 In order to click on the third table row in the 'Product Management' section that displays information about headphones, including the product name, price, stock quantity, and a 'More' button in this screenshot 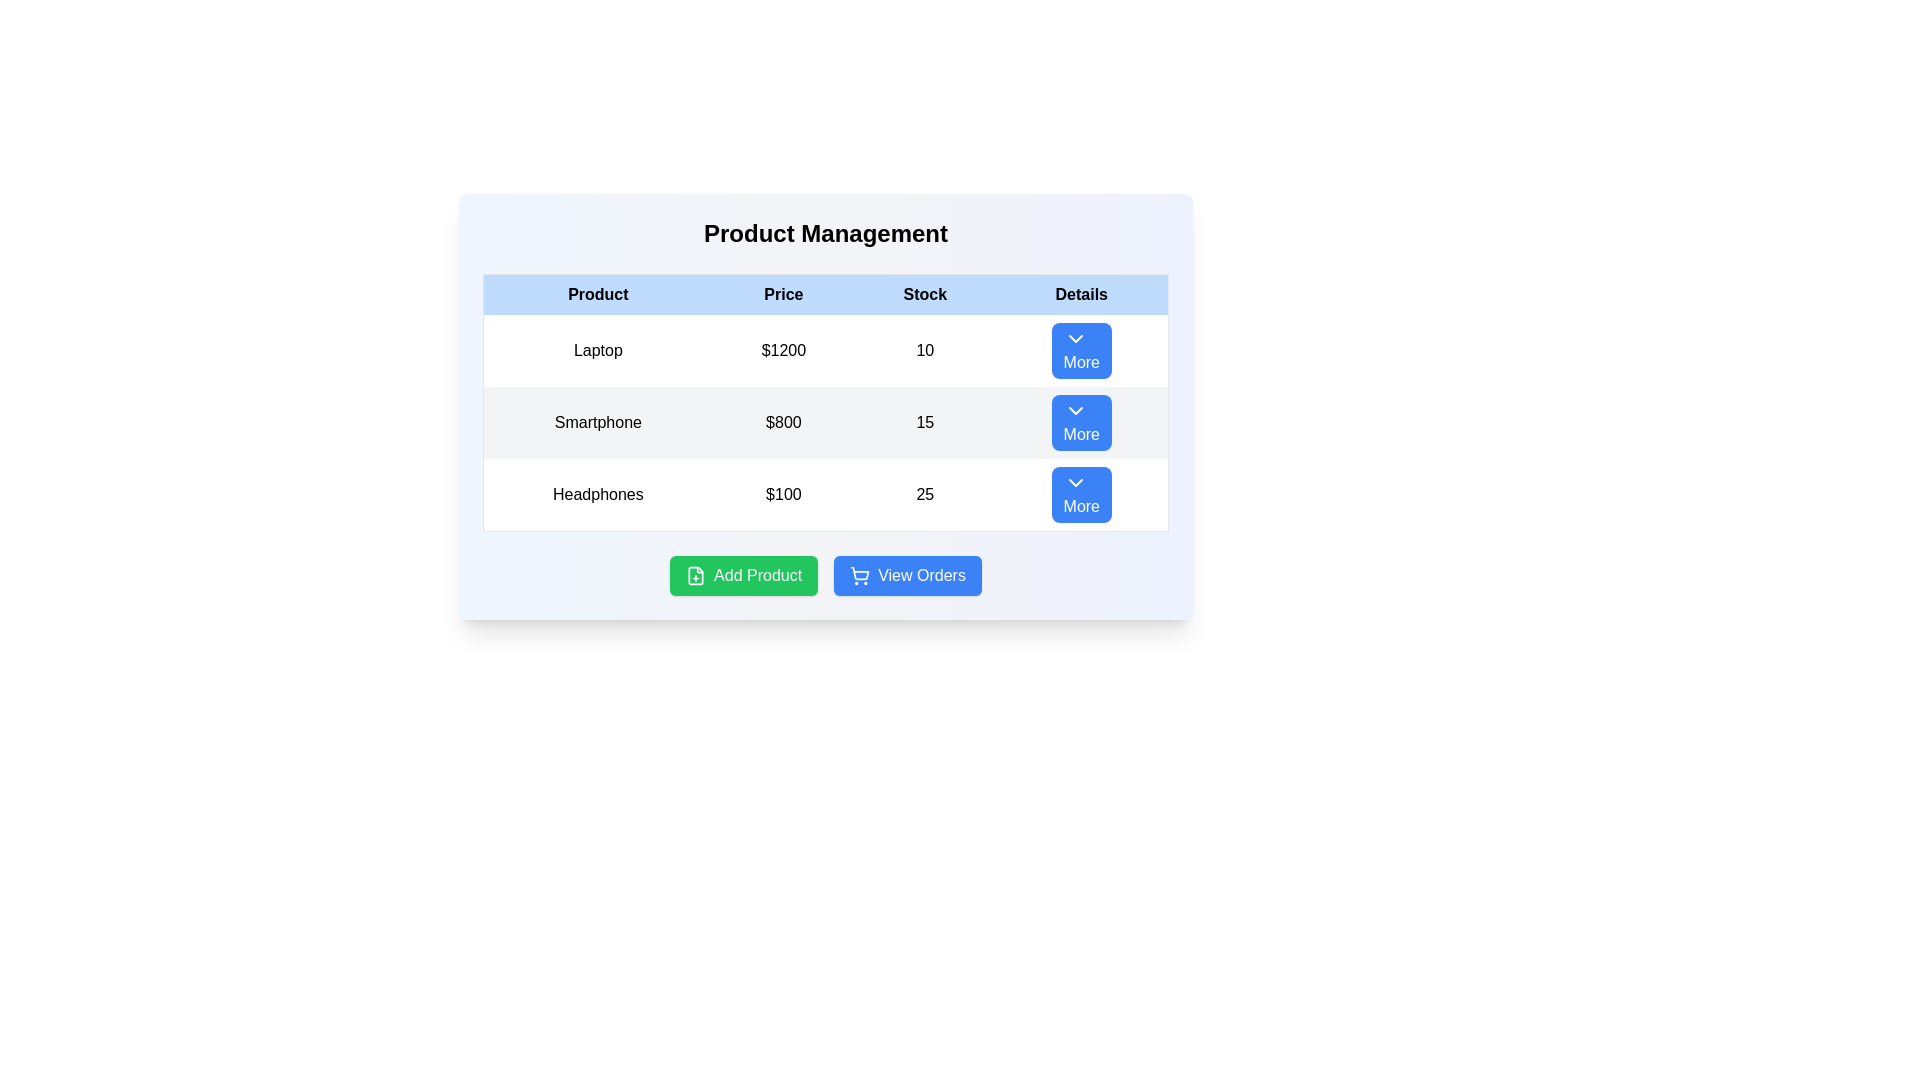, I will do `click(825, 494)`.